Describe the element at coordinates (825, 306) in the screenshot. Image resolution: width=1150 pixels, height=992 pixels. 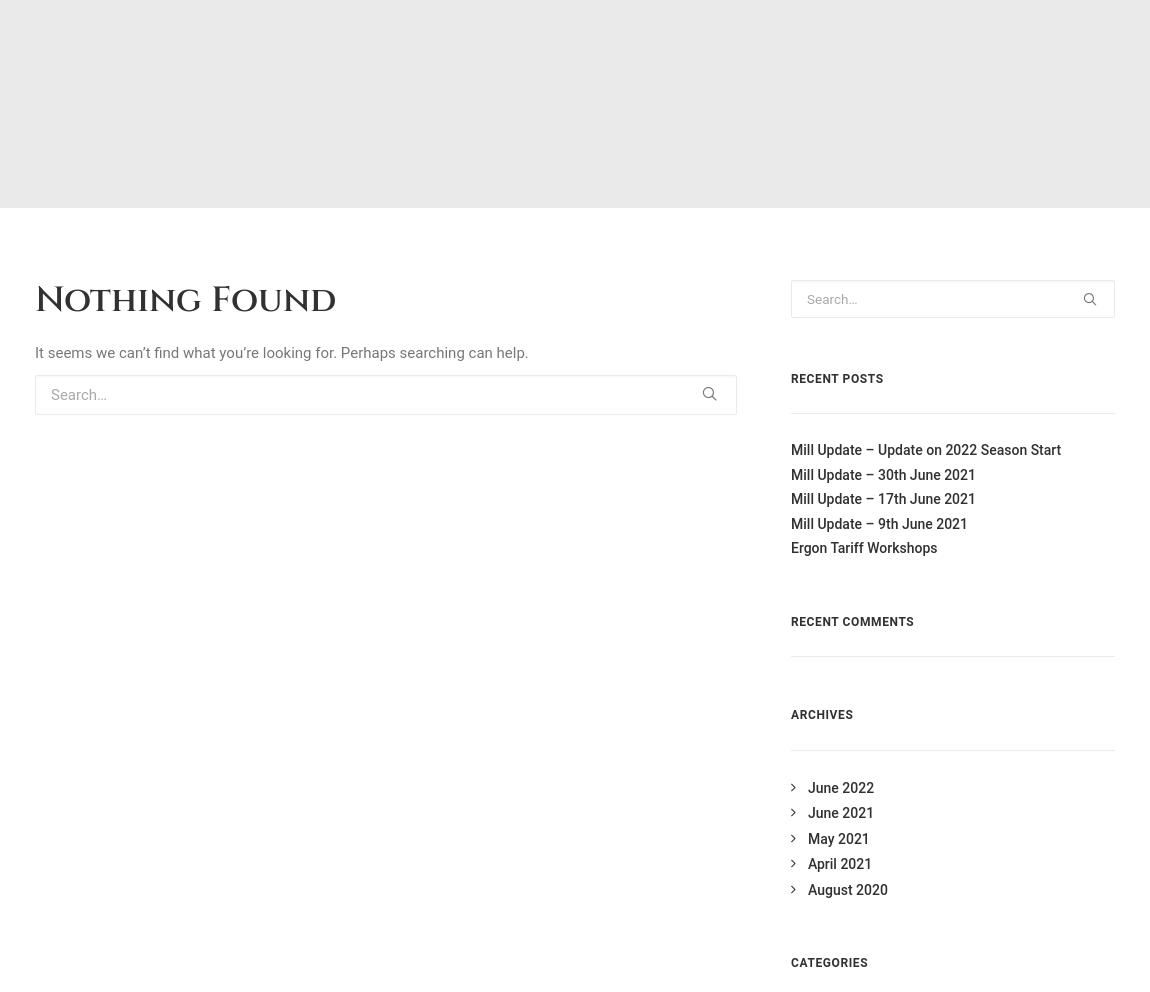
I see `'Log in'` at that location.